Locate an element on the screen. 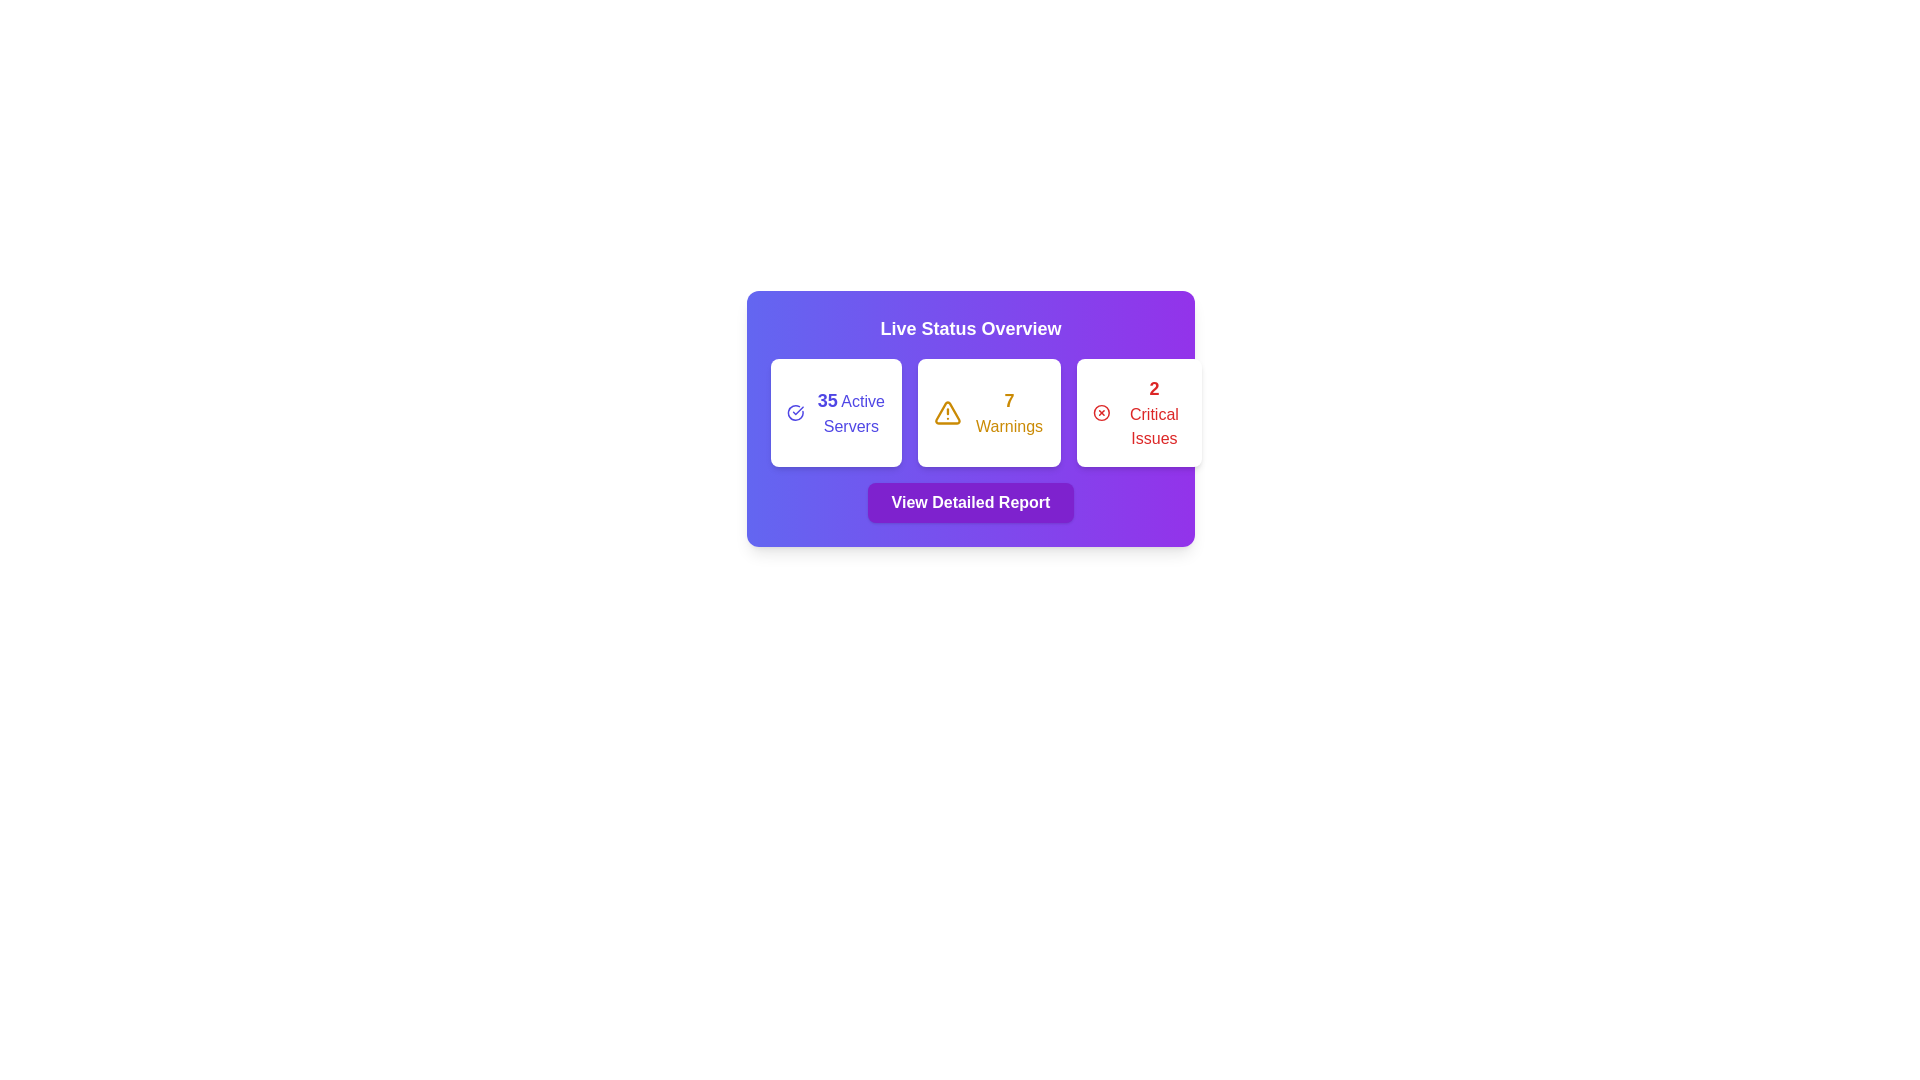  the Informational panel, which features a red 'X' icon and the text '2 Critical Issues', to obtain more details about the critical issues is located at coordinates (1139, 411).